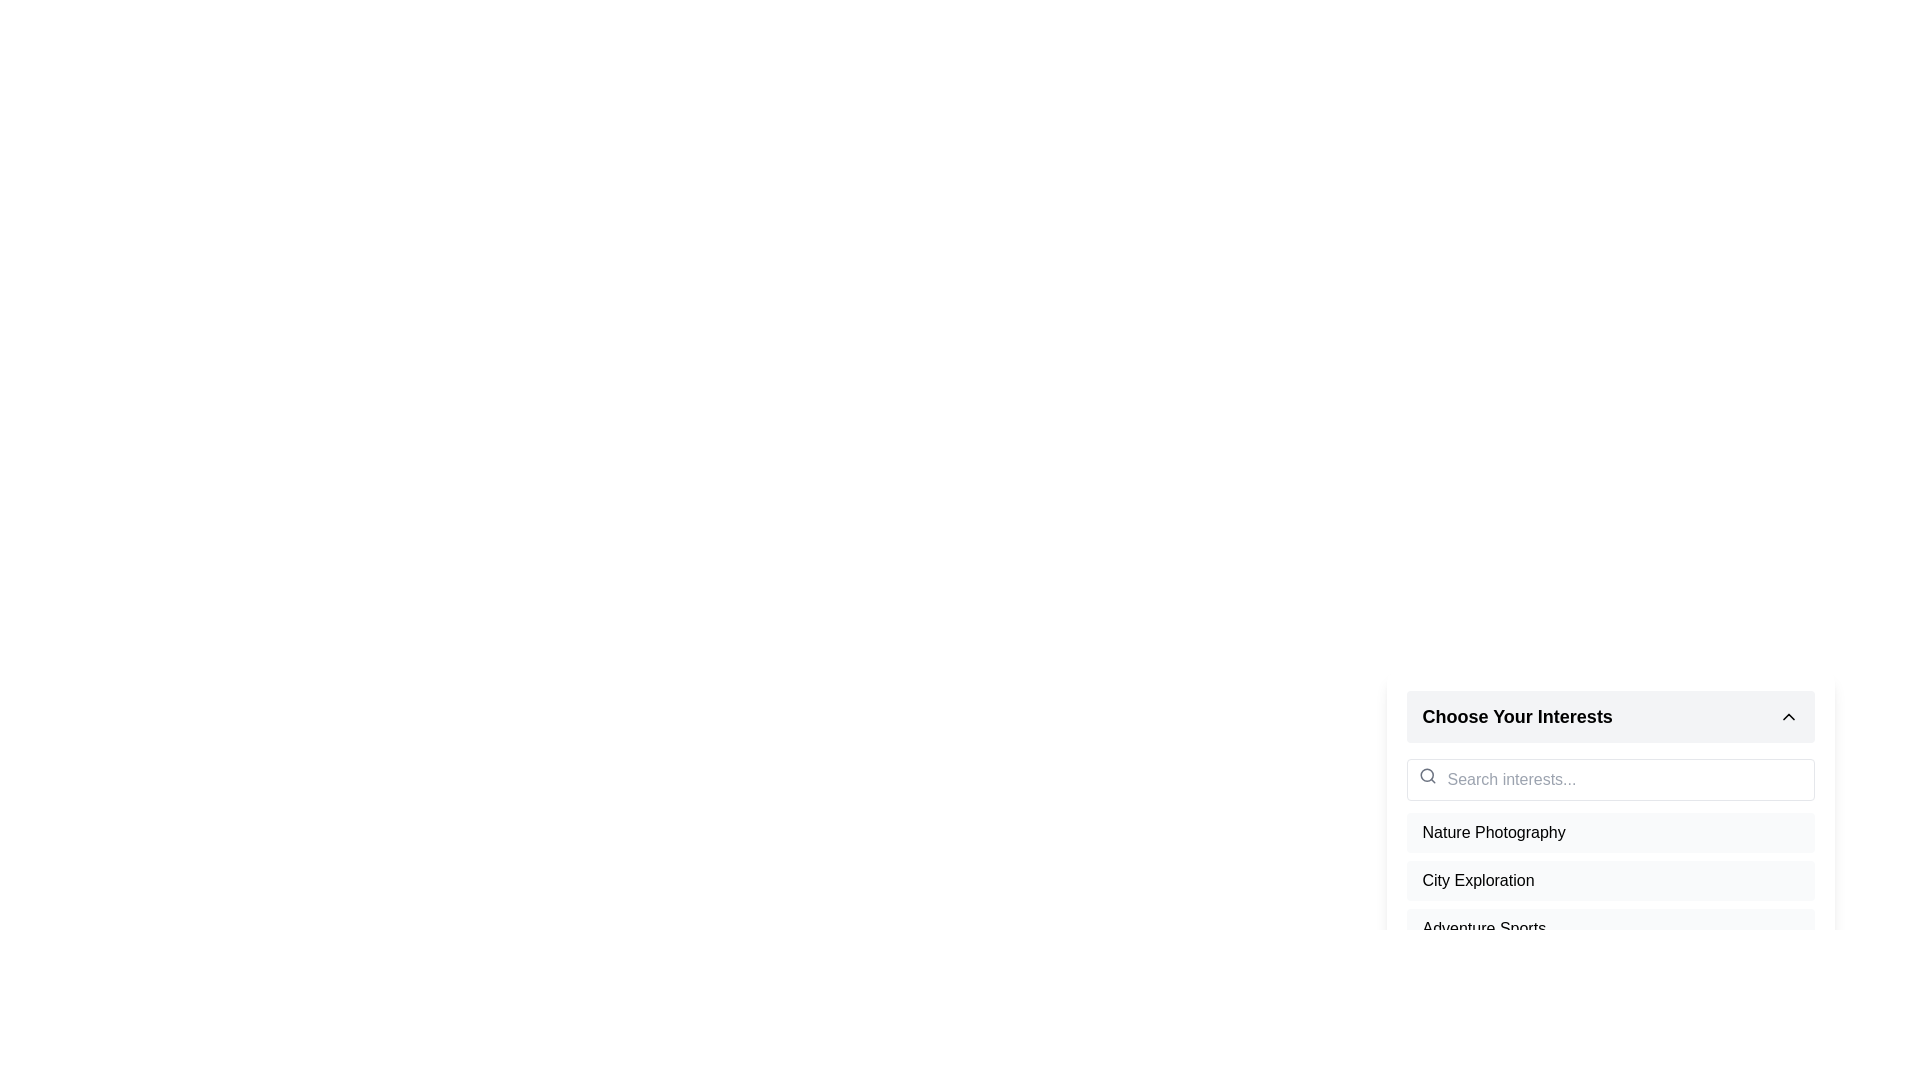 The width and height of the screenshot is (1920, 1080). What do you see at coordinates (1426, 774) in the screenshot?
I see `the search icon located inside the 'Choose Your Interests' input field to indicate the presence of a search feature` at bounding box center [1426, 774].